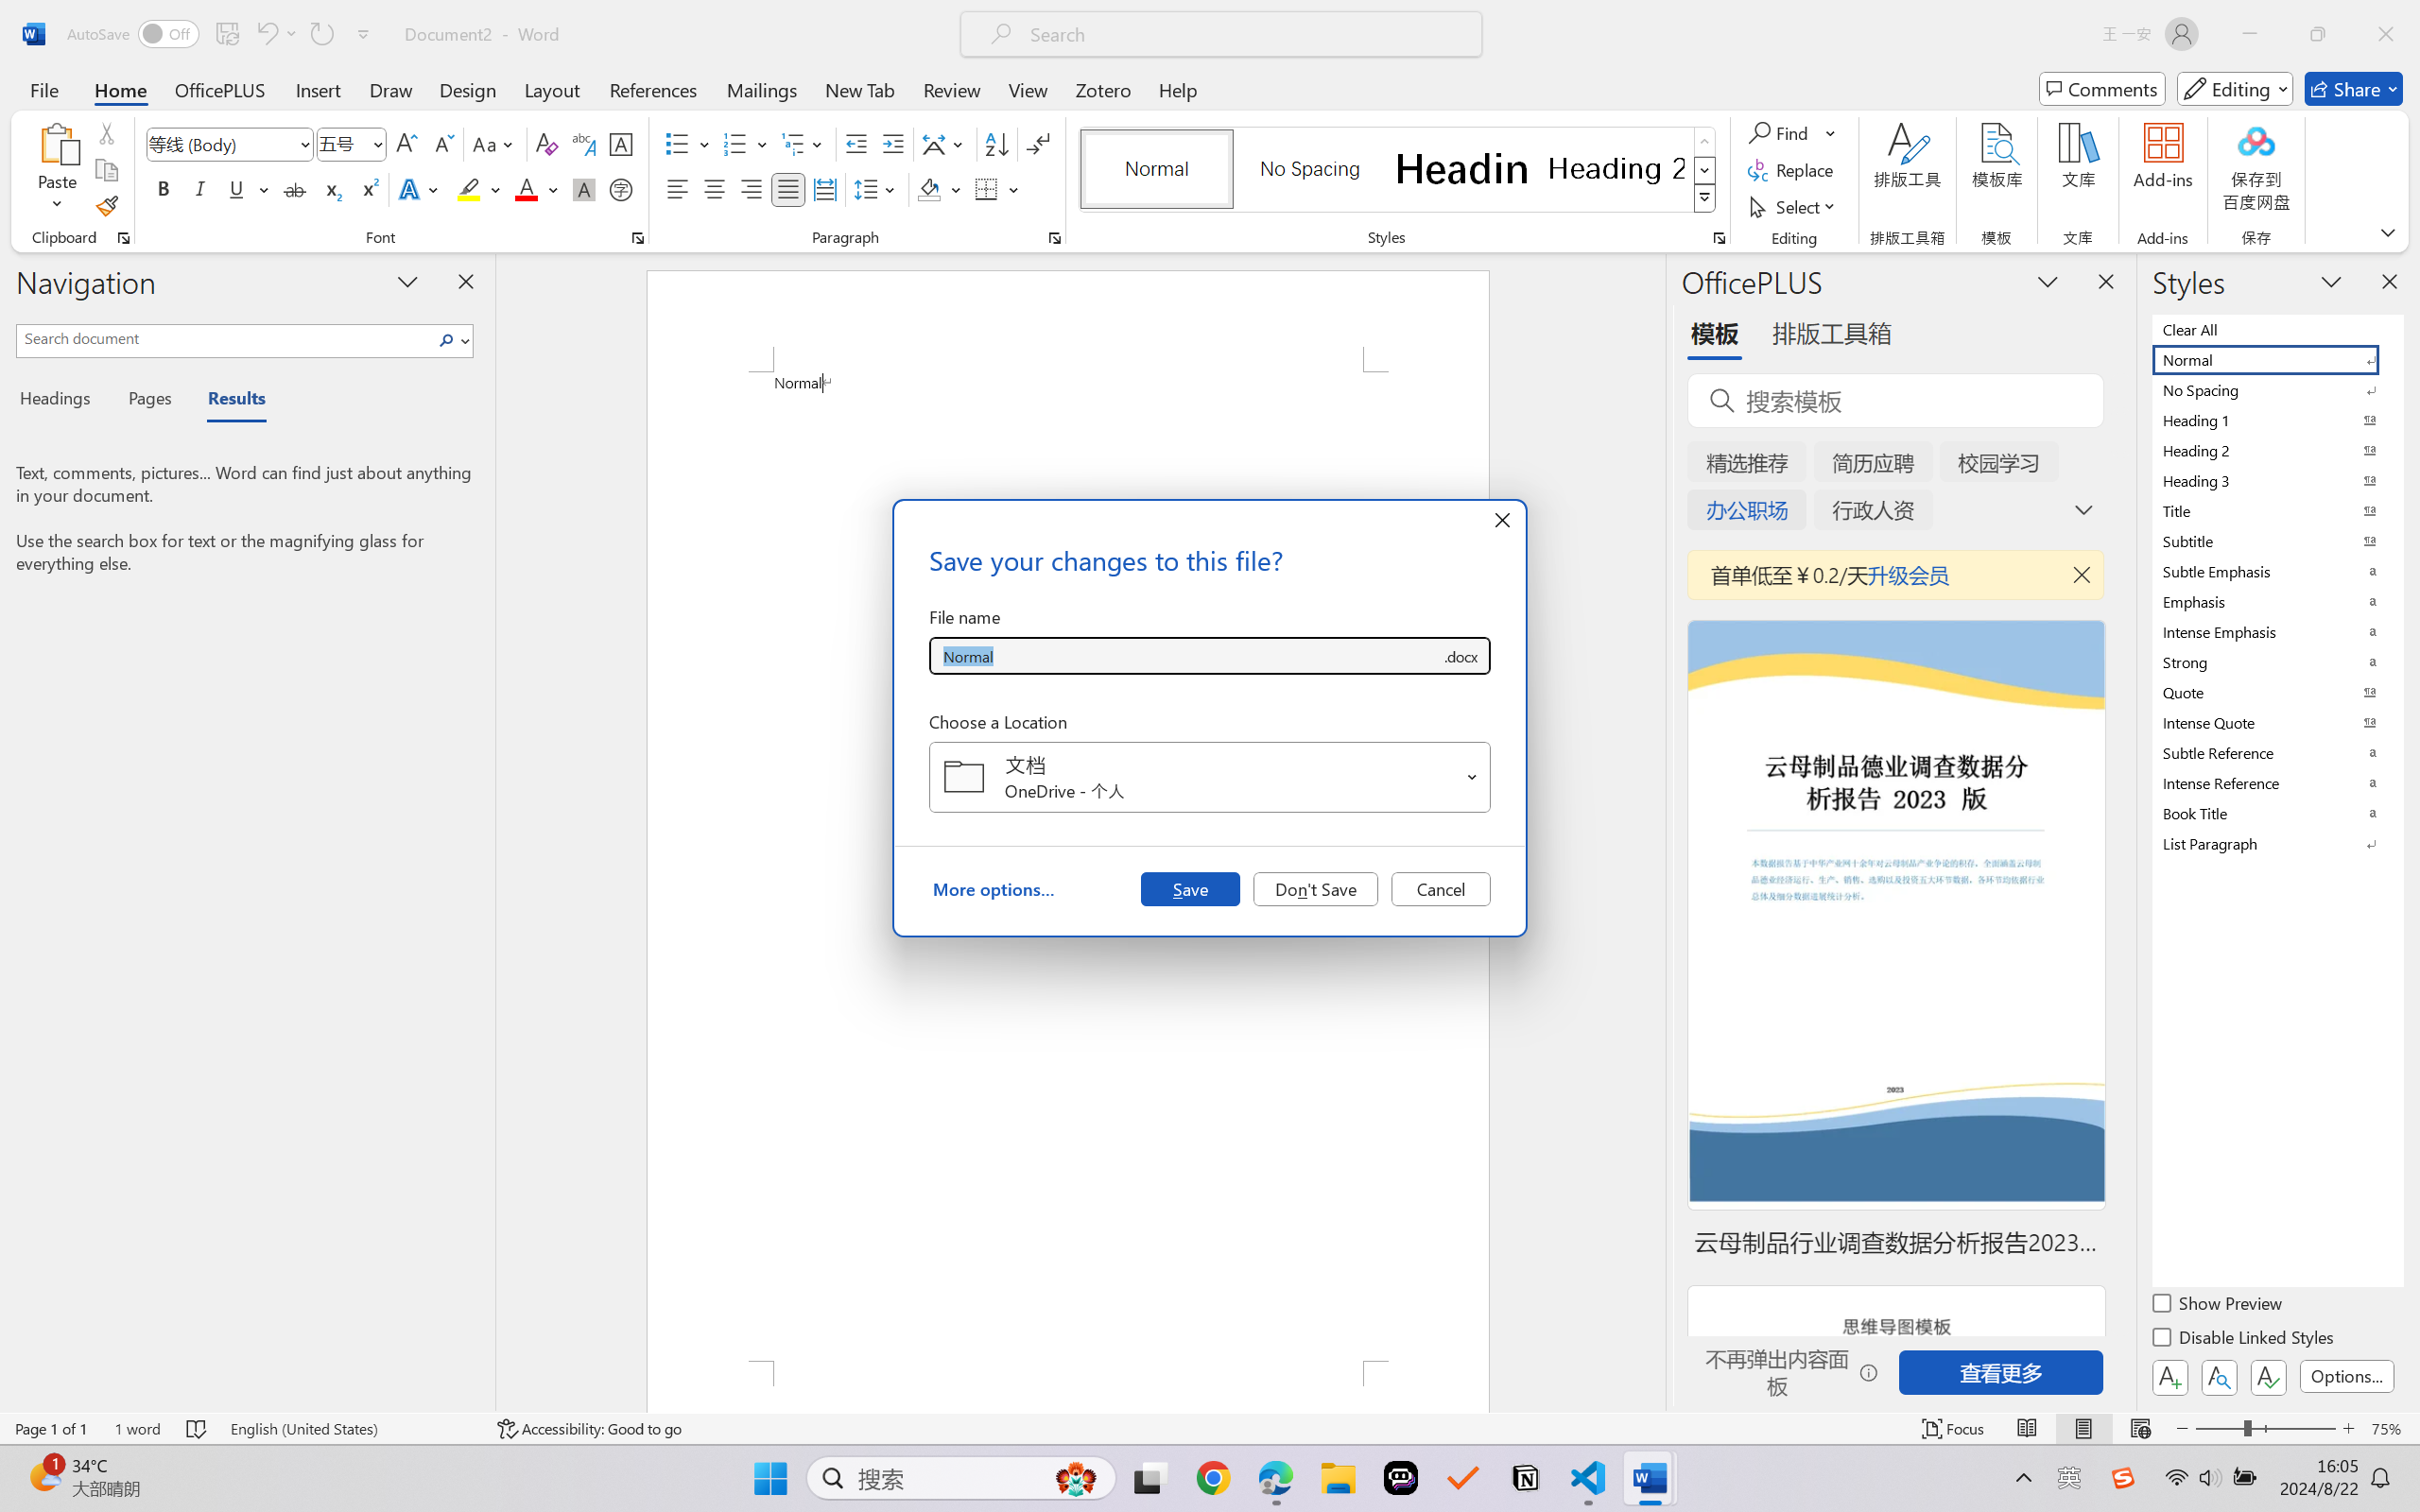 The width and height of the screenshot is (2420, 1512). I want to click on 'Change Case', so click(493, 144).